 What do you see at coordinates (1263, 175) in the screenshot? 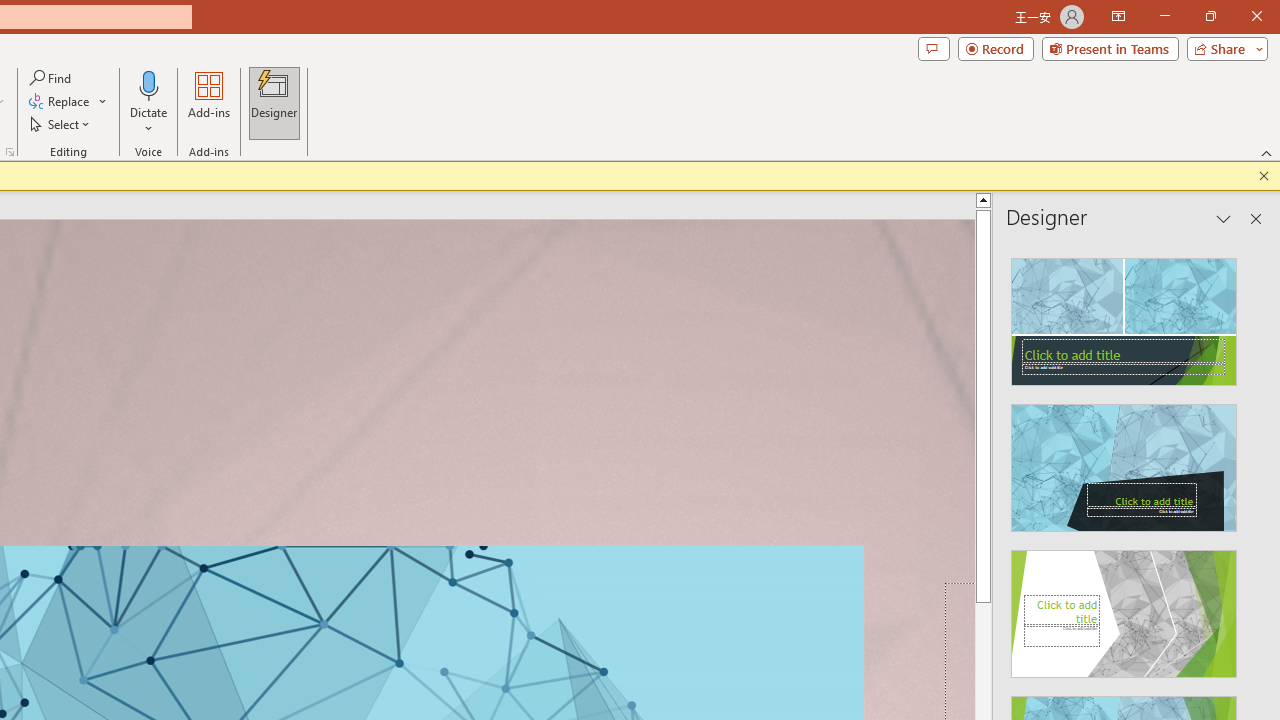
I see `'Close this message'` at bounding box center [1263, 175].